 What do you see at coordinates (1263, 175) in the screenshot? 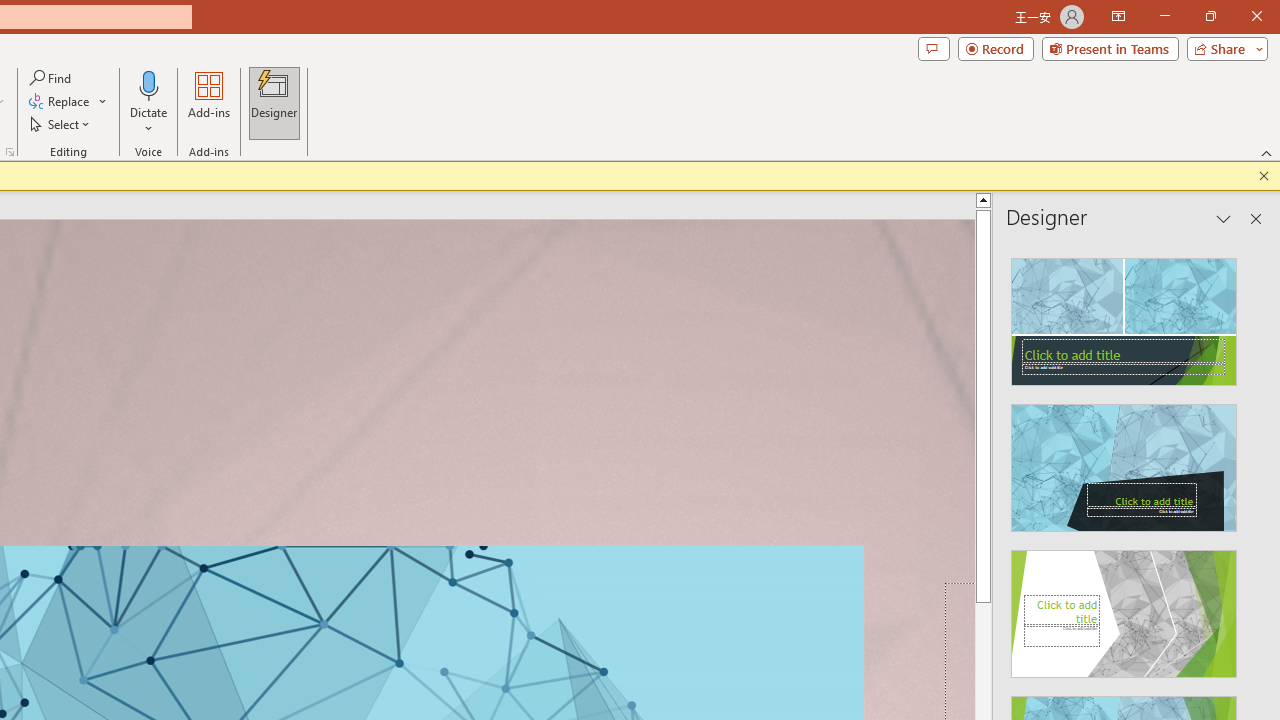
I see `'Close this message'` at bounding box center [1263, 175].